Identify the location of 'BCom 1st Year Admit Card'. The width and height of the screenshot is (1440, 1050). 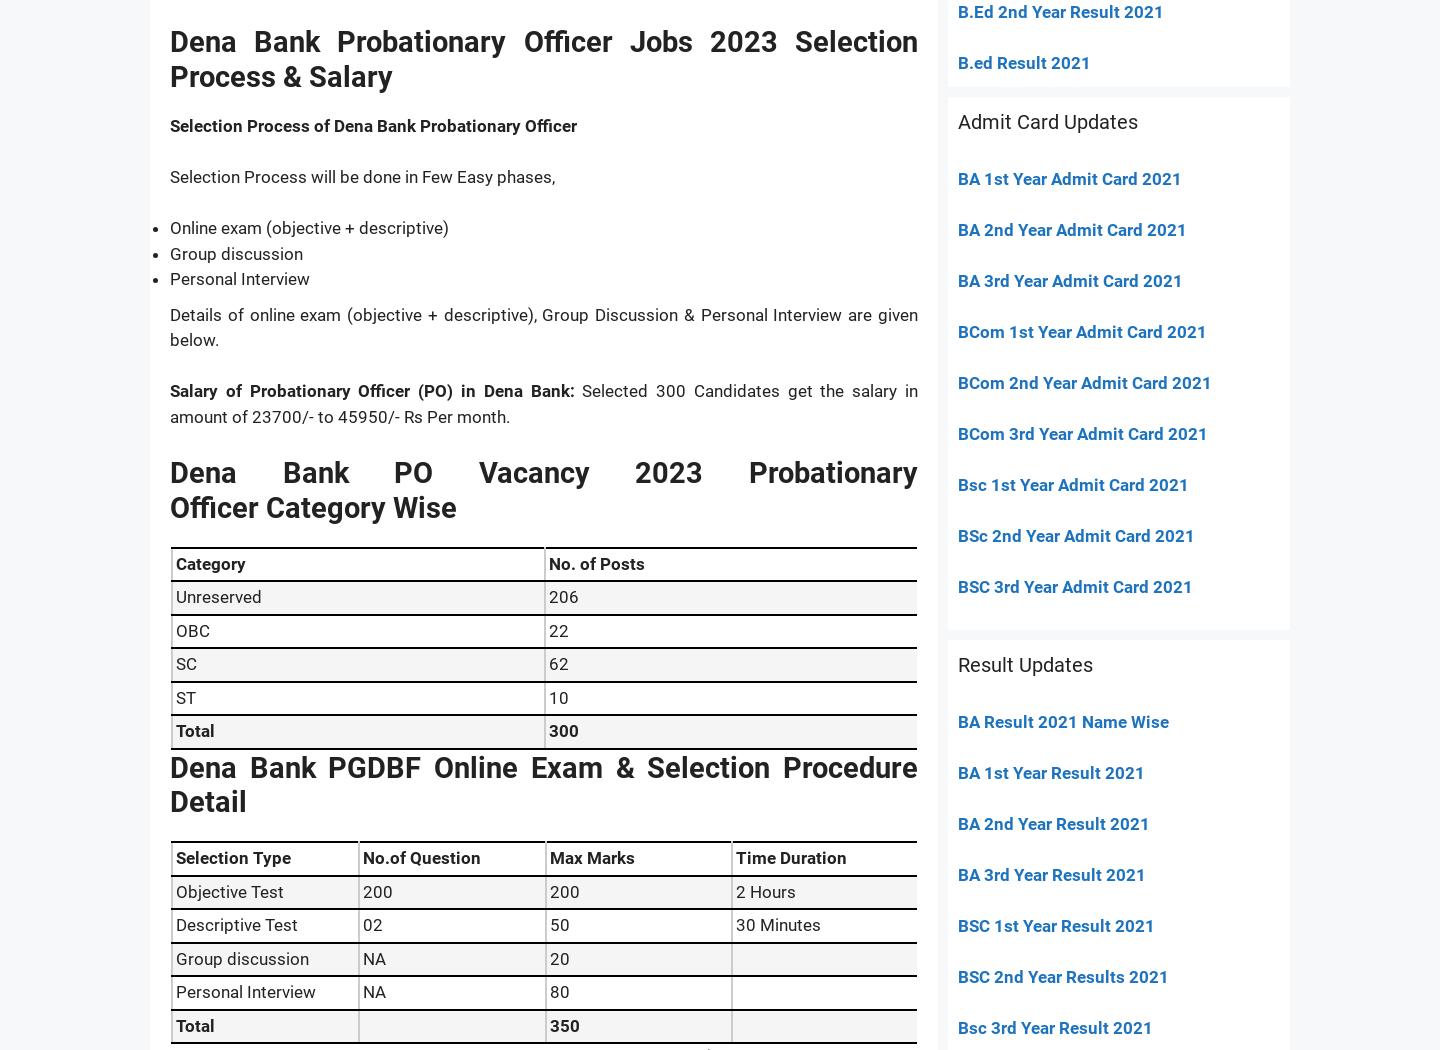
(1060, 330).